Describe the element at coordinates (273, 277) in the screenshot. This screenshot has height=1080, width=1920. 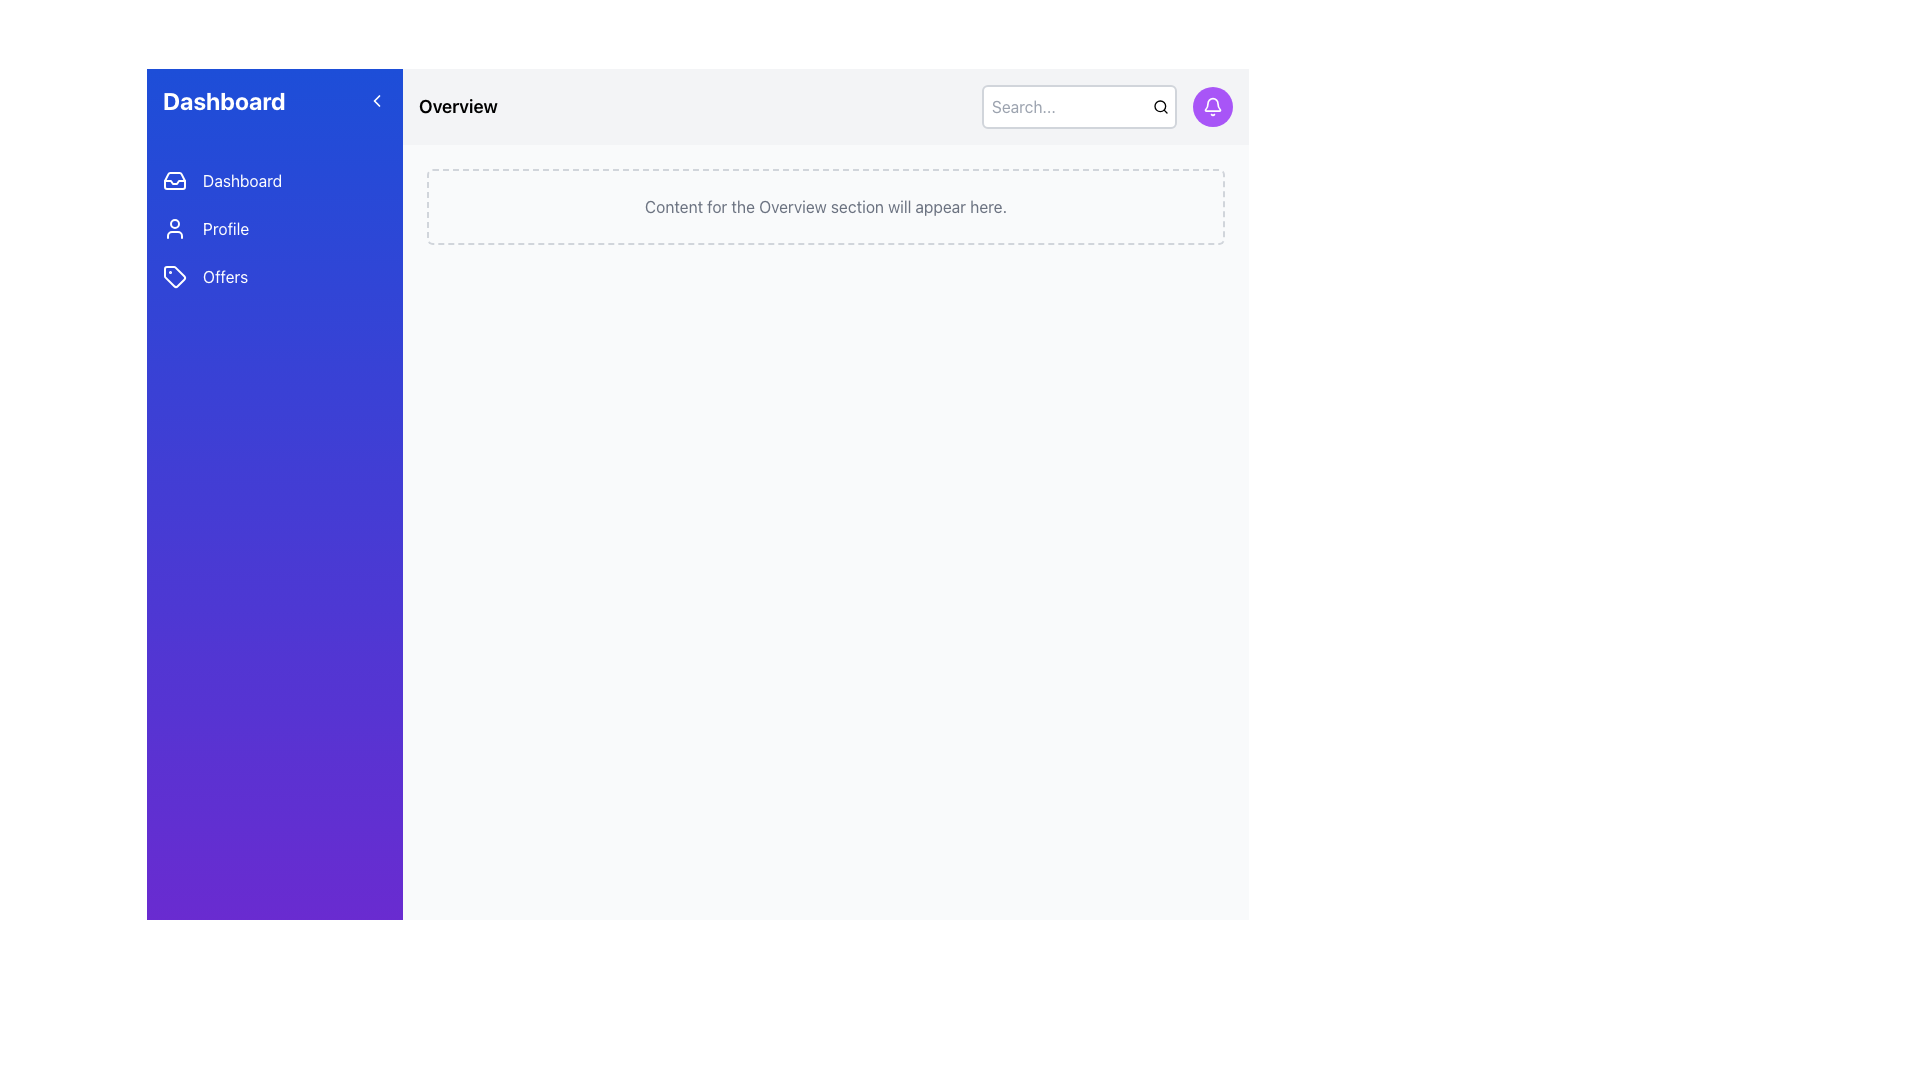
I see `the third button in the stacked navigation menu on the left sidebar` at that location.